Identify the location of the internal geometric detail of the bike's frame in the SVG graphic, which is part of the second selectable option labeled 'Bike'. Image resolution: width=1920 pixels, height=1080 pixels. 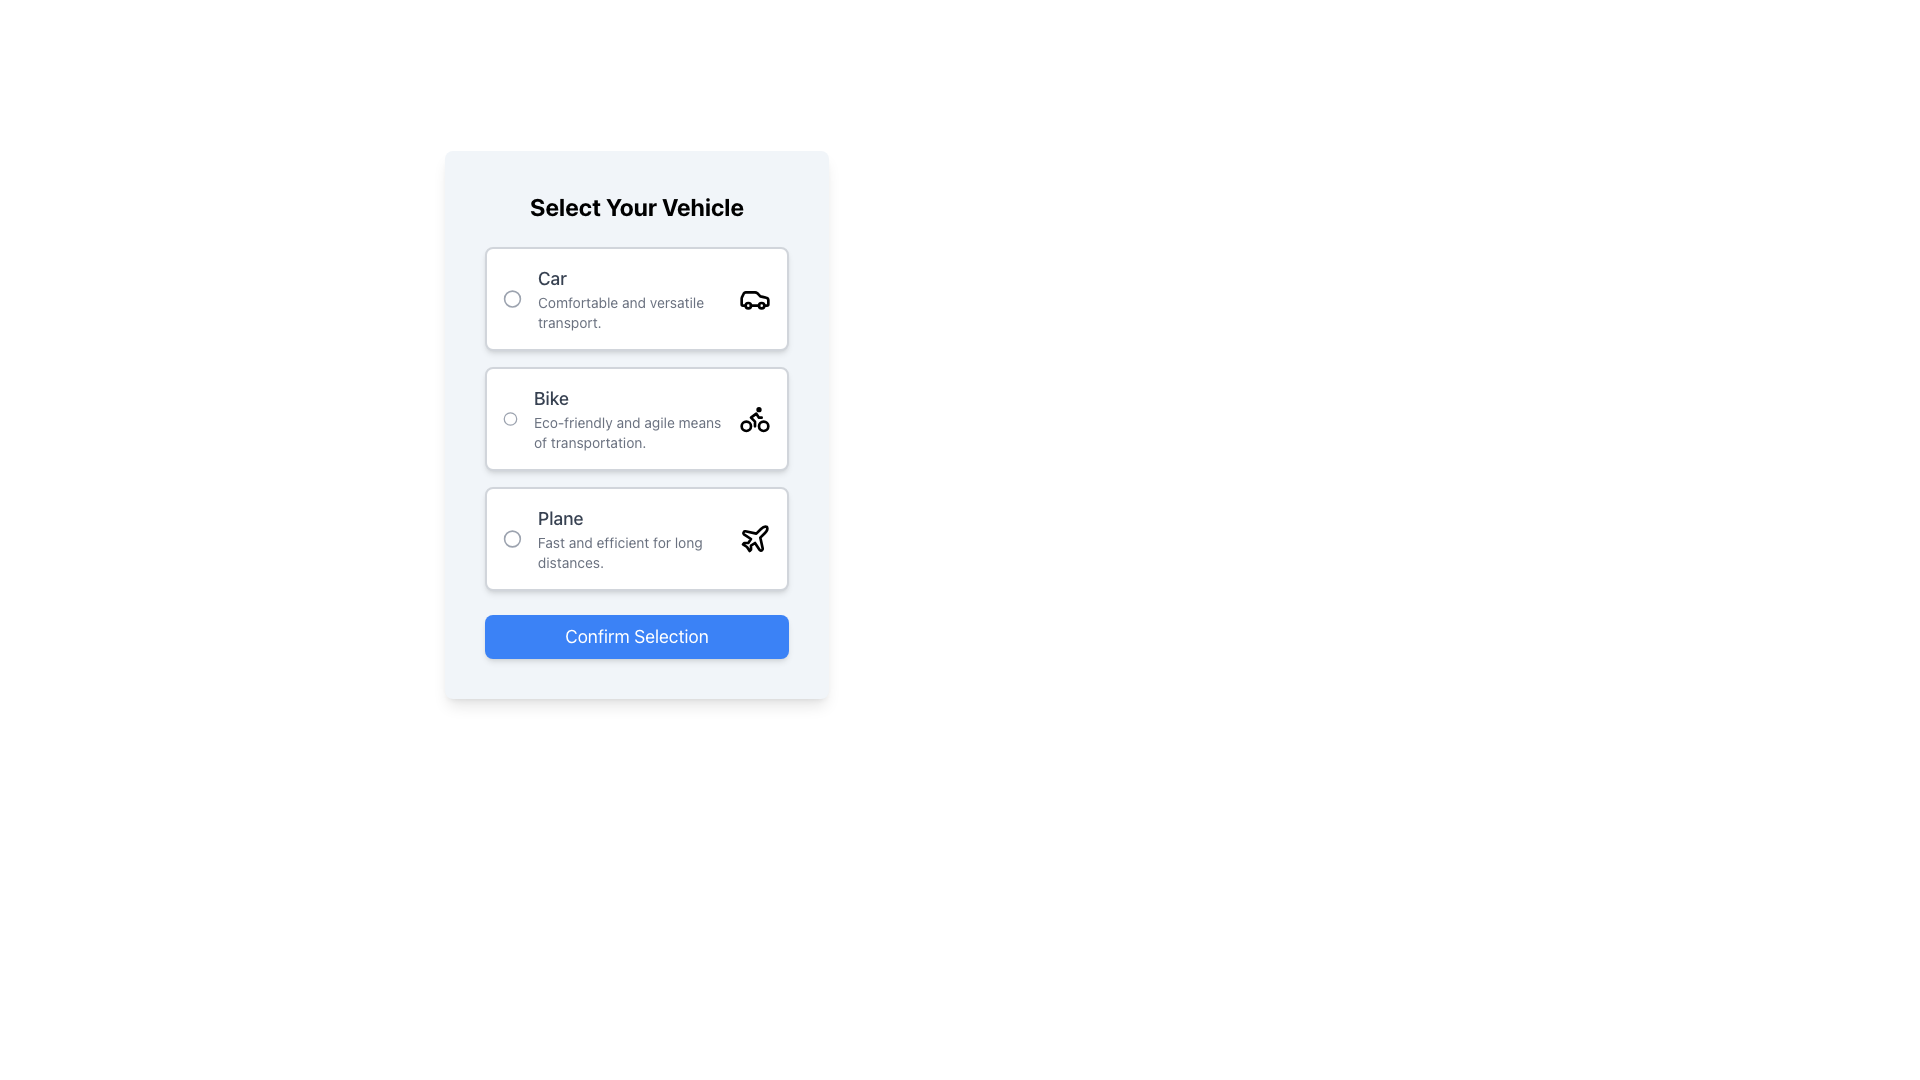
(755, 419).